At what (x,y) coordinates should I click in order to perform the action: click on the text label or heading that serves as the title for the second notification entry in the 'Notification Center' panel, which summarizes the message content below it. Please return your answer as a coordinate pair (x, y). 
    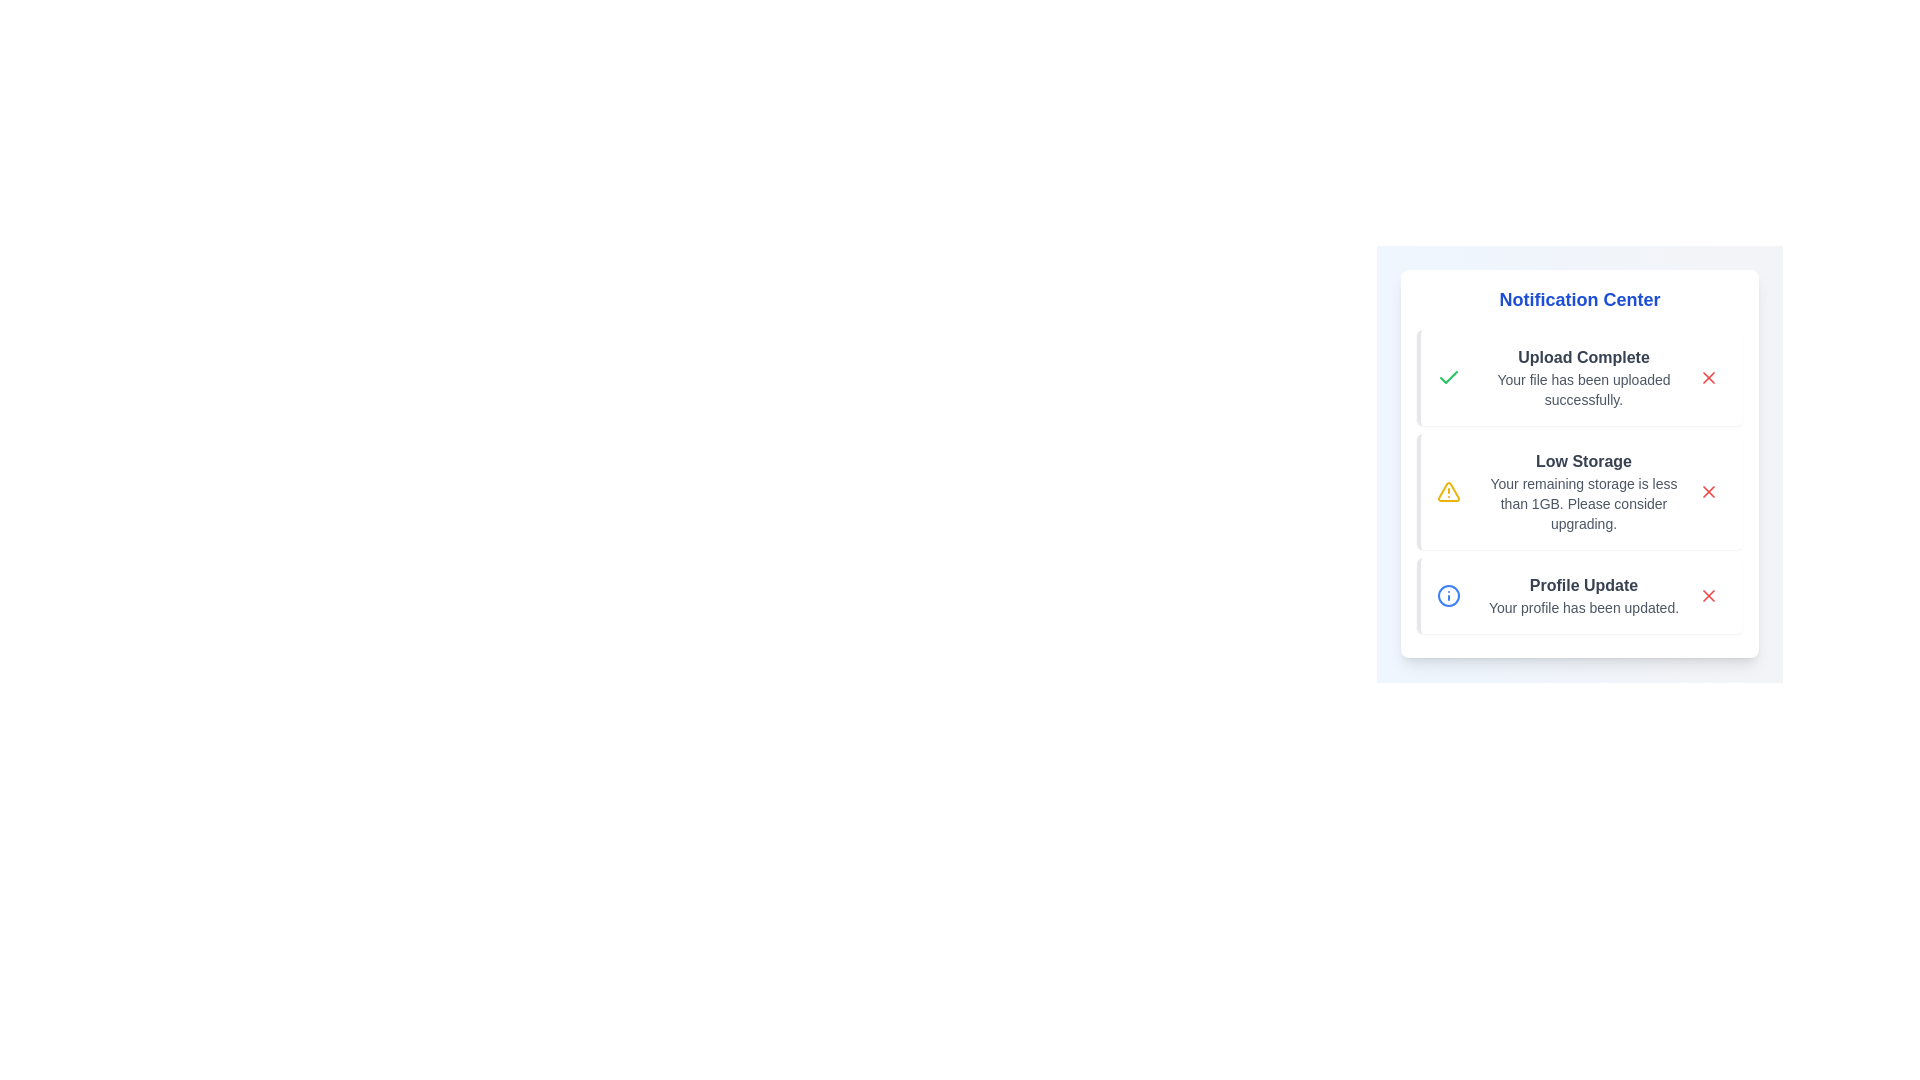
    Looking at the image, I should click on (1583, 461).